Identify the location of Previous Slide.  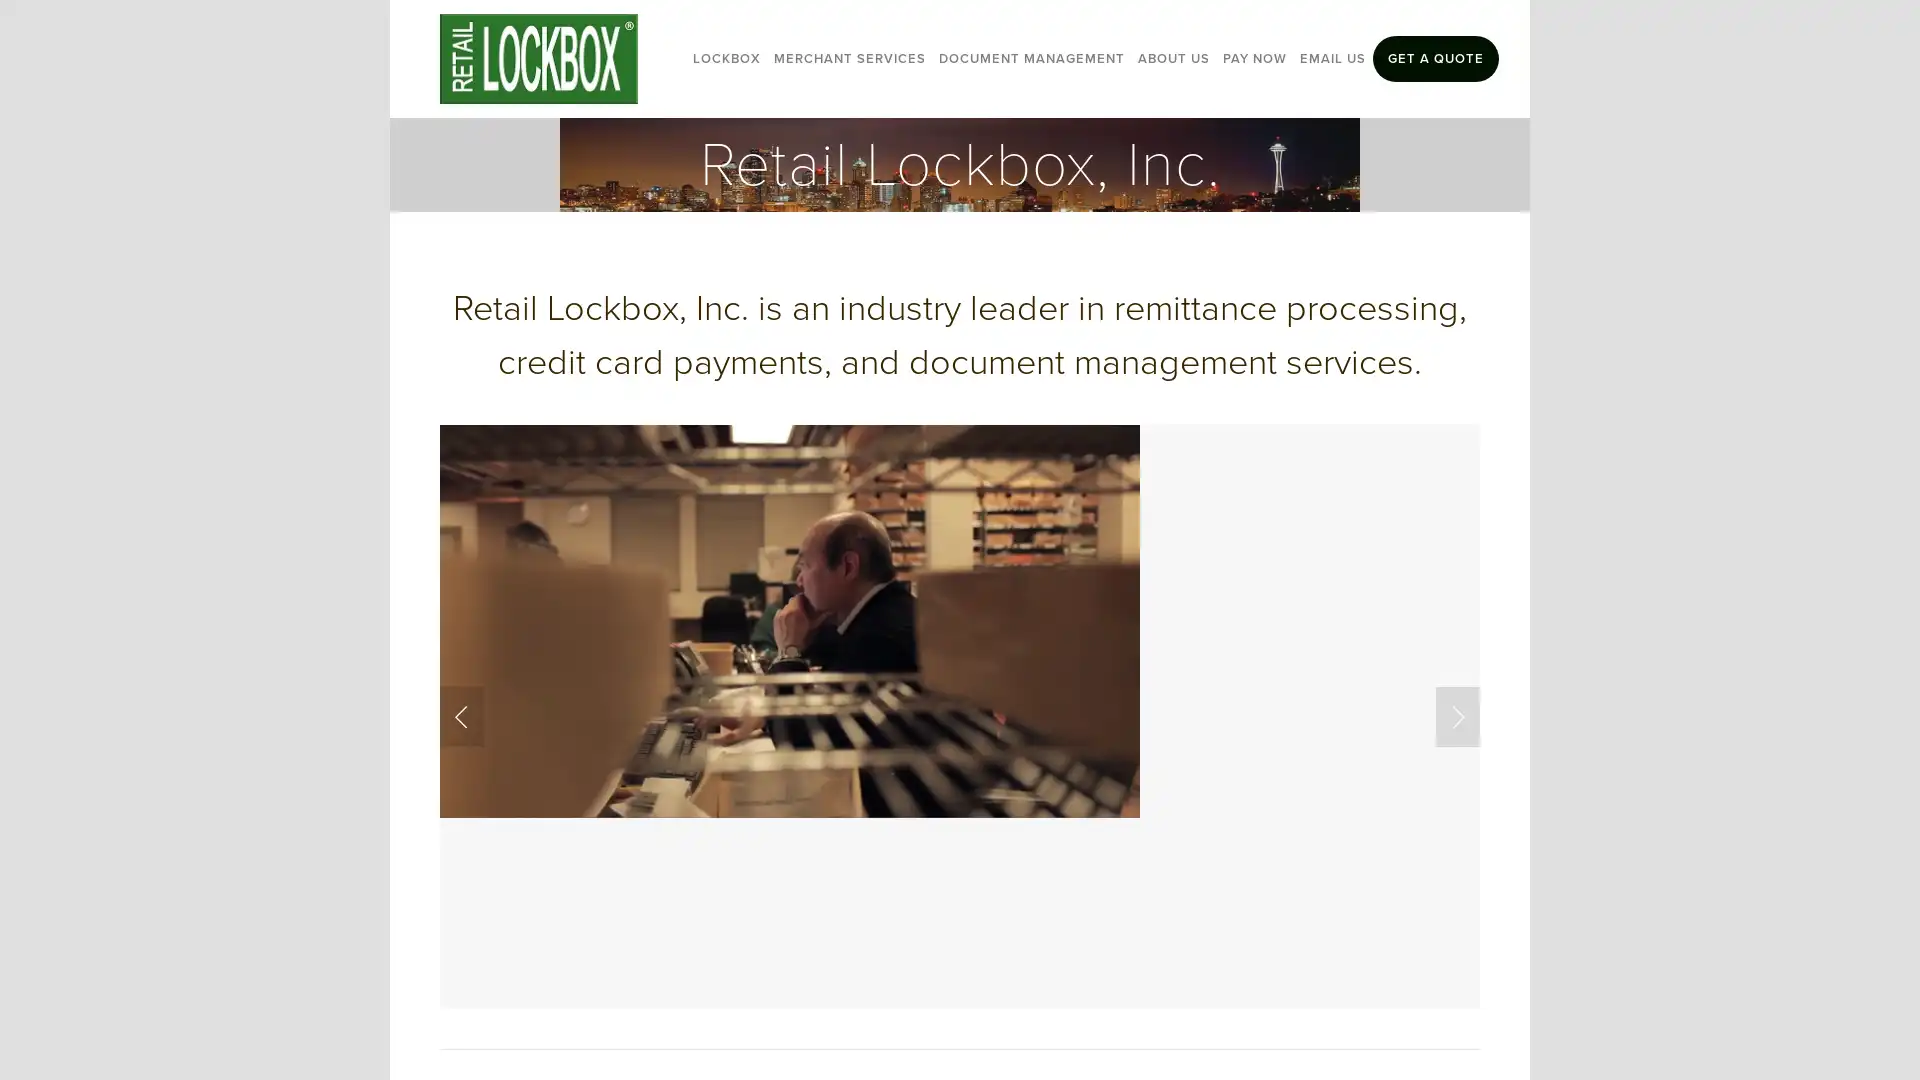
(460, 715).